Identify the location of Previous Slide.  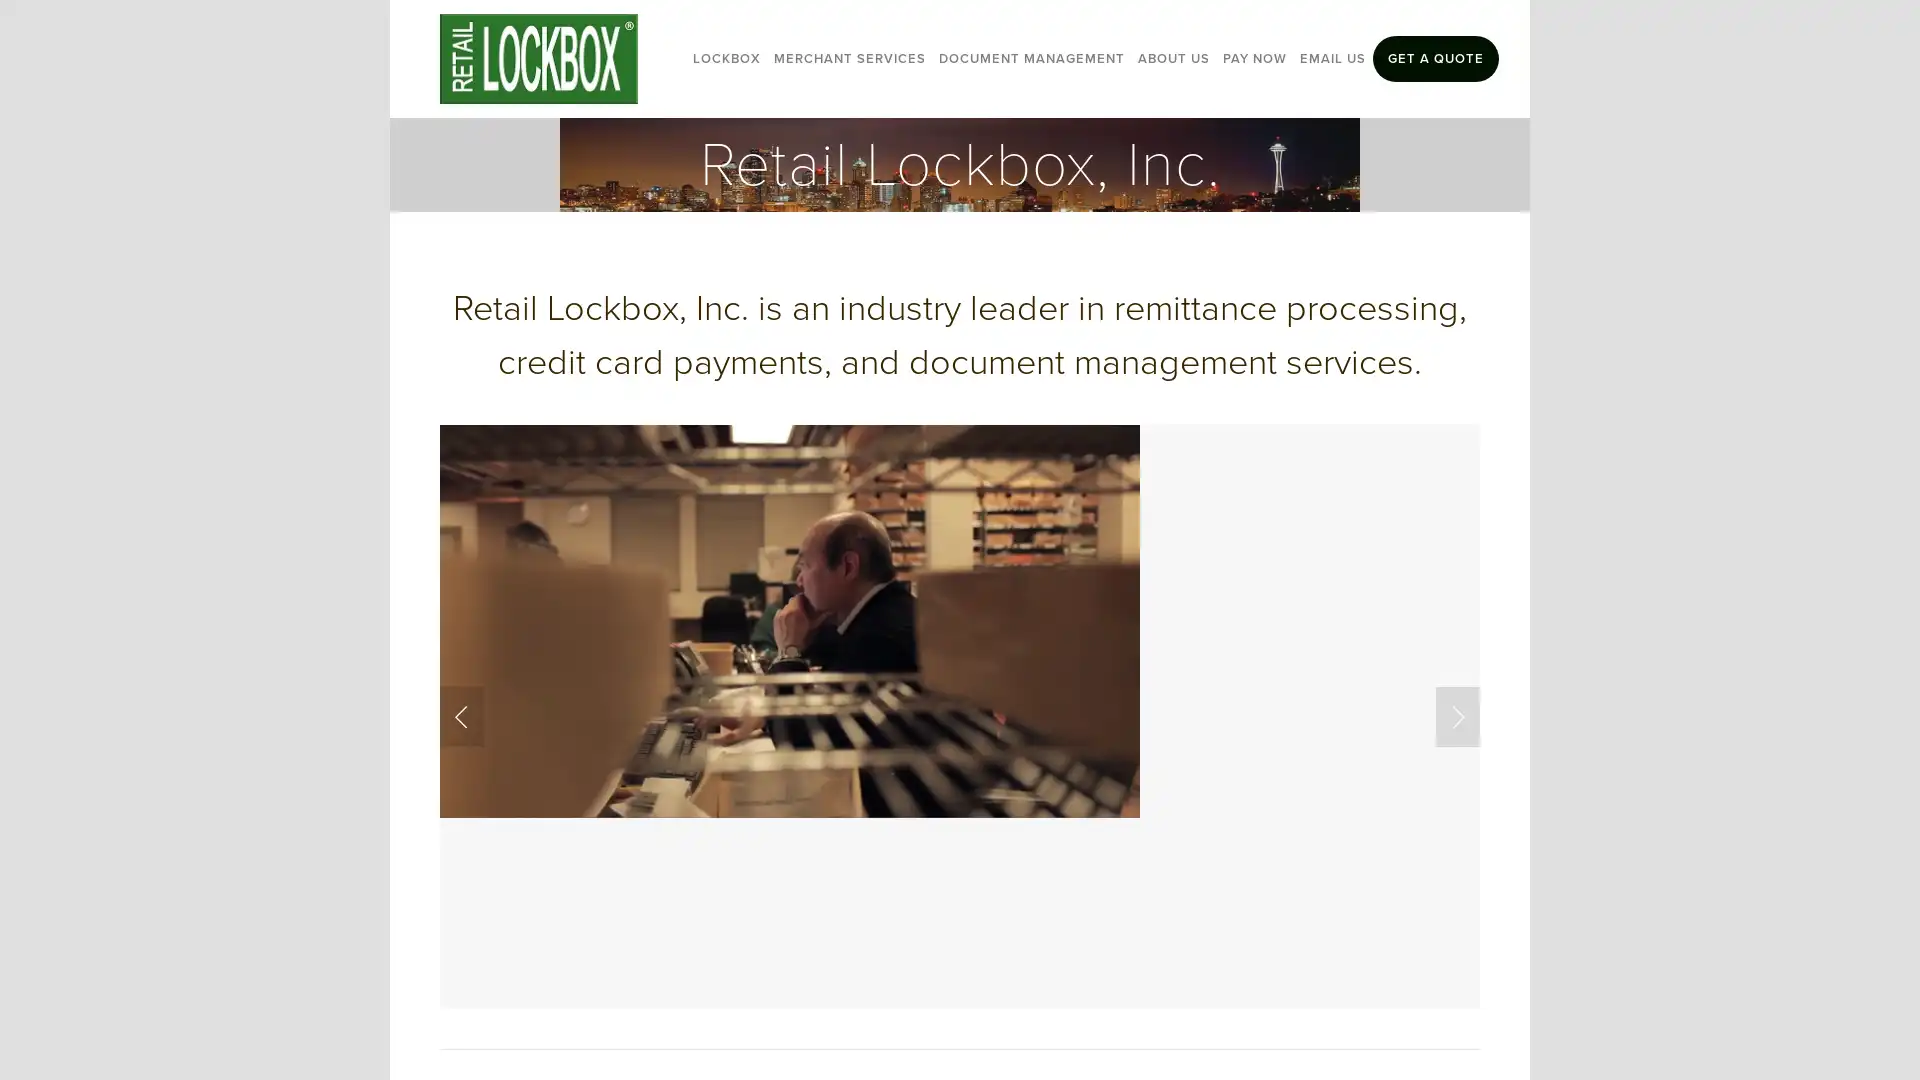
(460, 715).